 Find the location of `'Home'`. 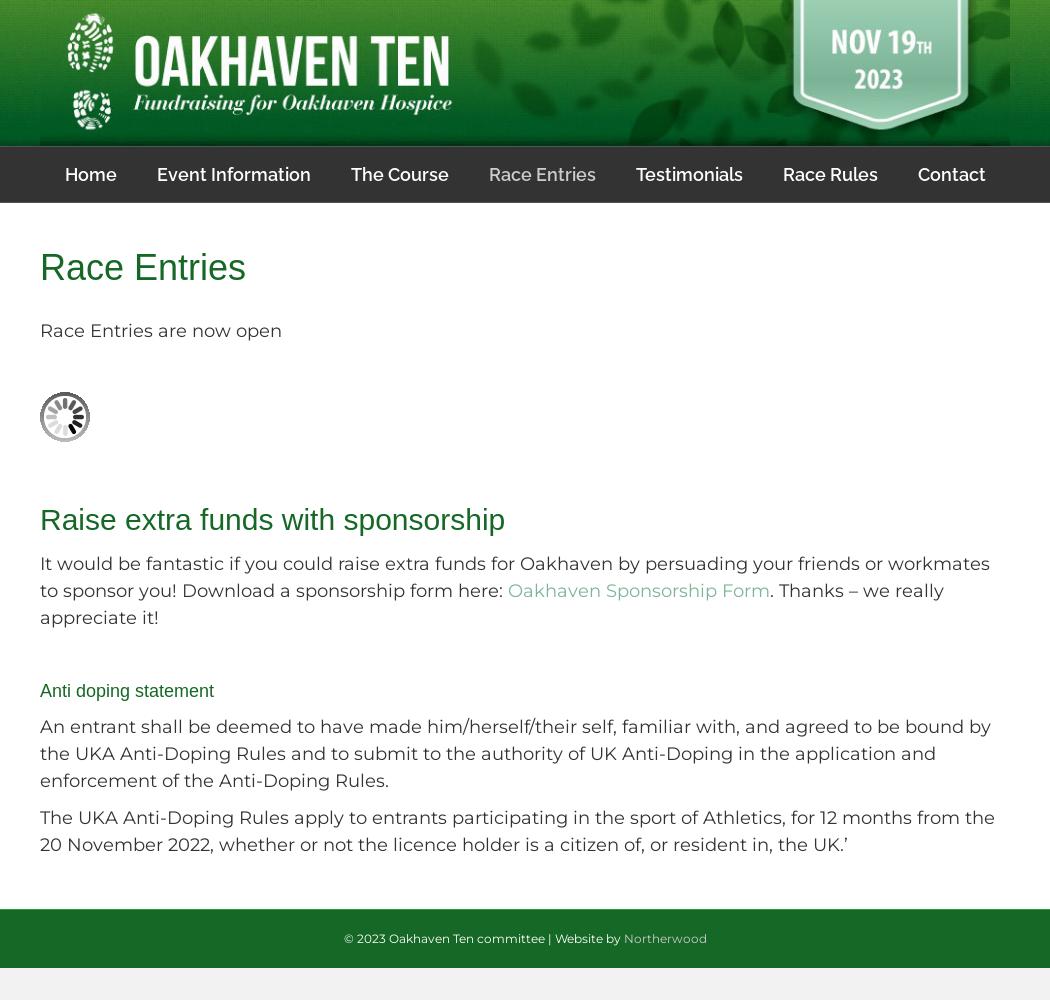

'Home' is located at coordinates (63, 173).